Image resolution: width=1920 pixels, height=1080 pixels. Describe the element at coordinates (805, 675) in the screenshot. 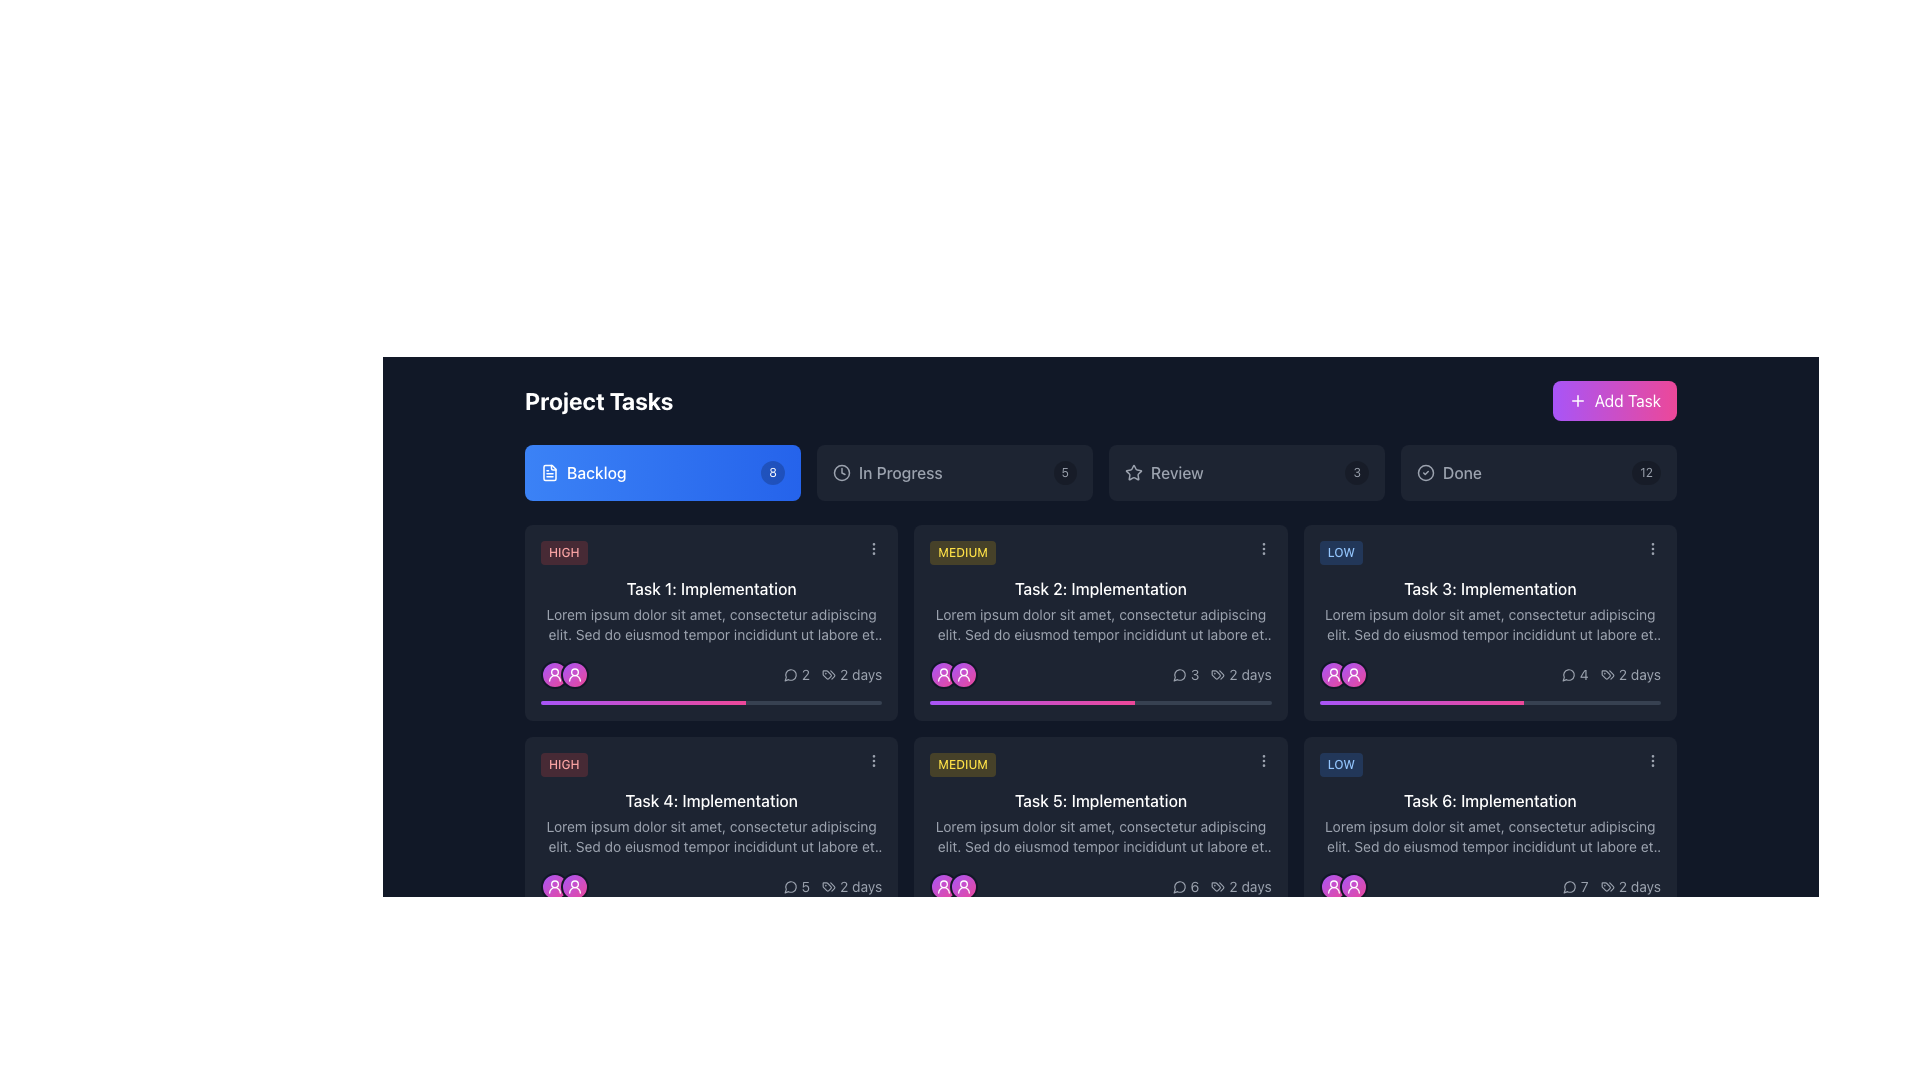

I see `the numeral '2' displayed in light gray next to a speech bubble icon` at that location.